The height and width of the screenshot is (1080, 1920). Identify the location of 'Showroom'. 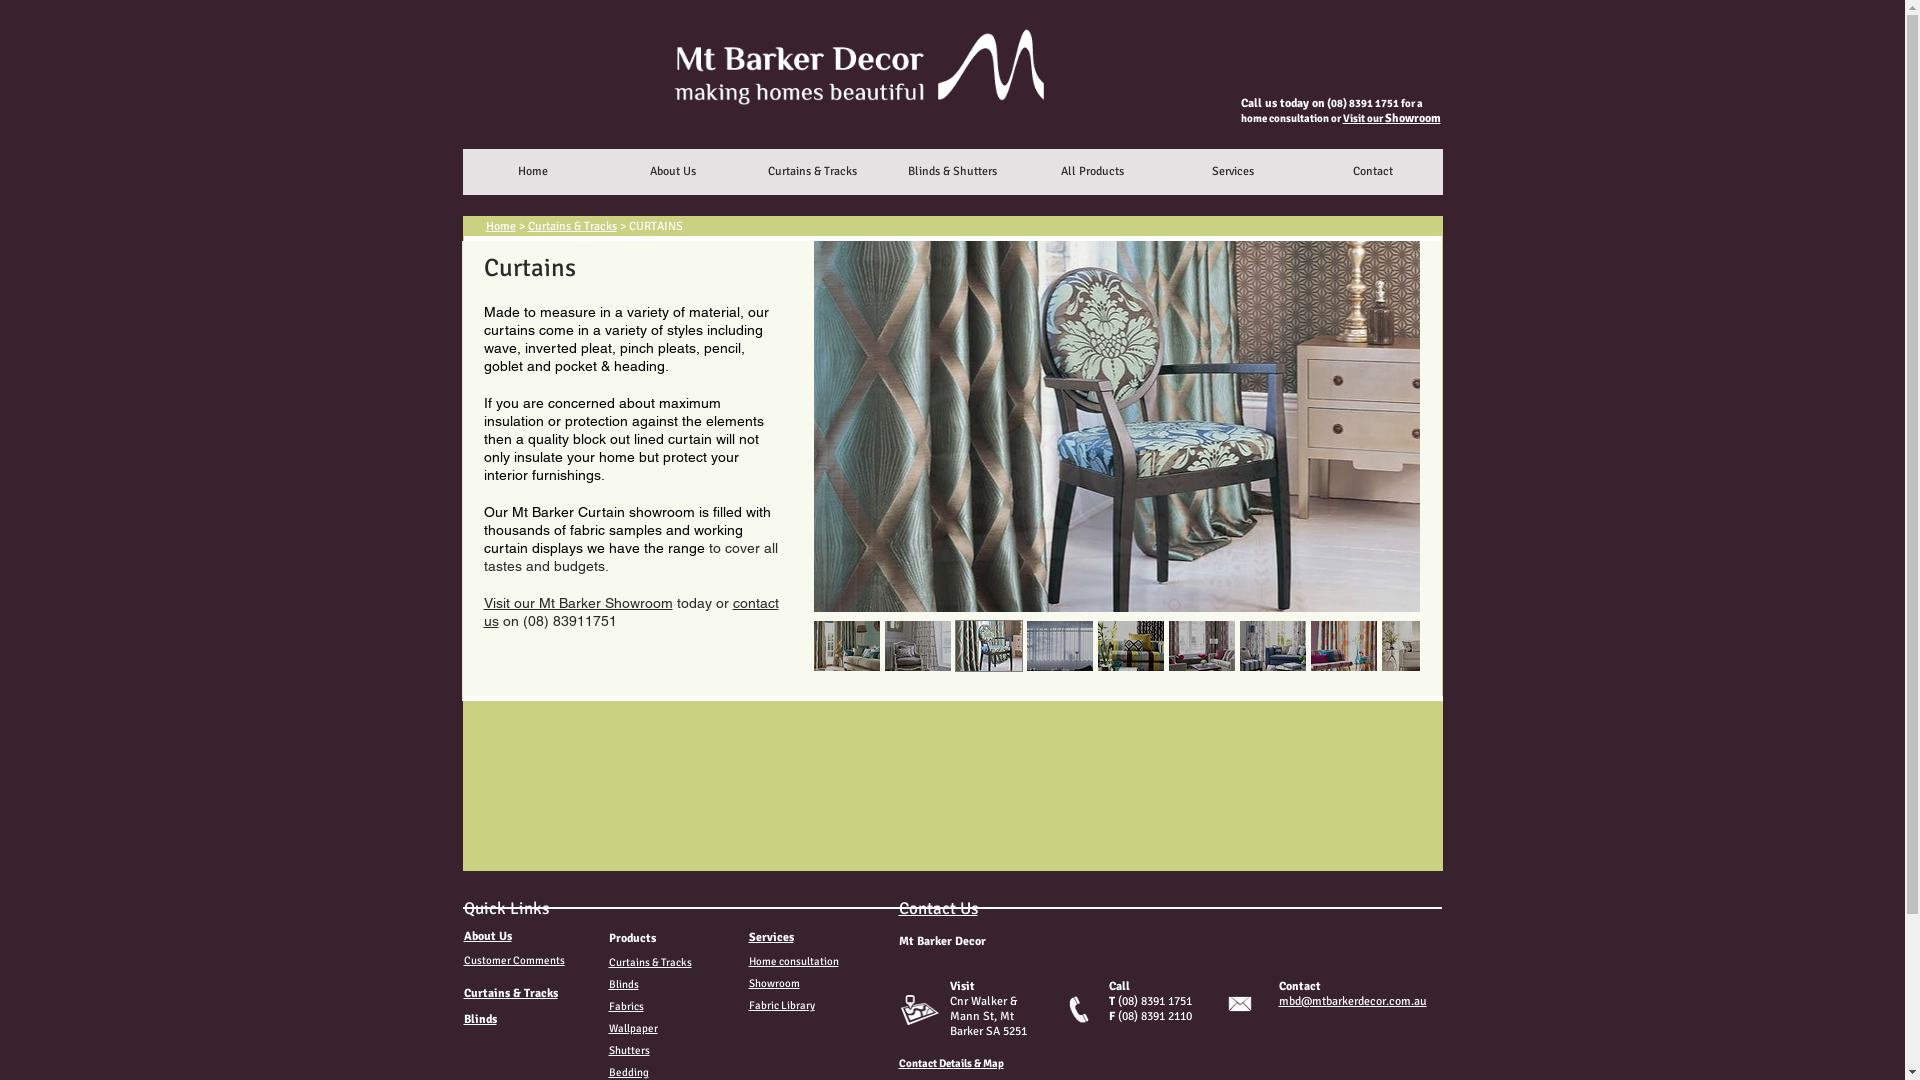
(772, 982).